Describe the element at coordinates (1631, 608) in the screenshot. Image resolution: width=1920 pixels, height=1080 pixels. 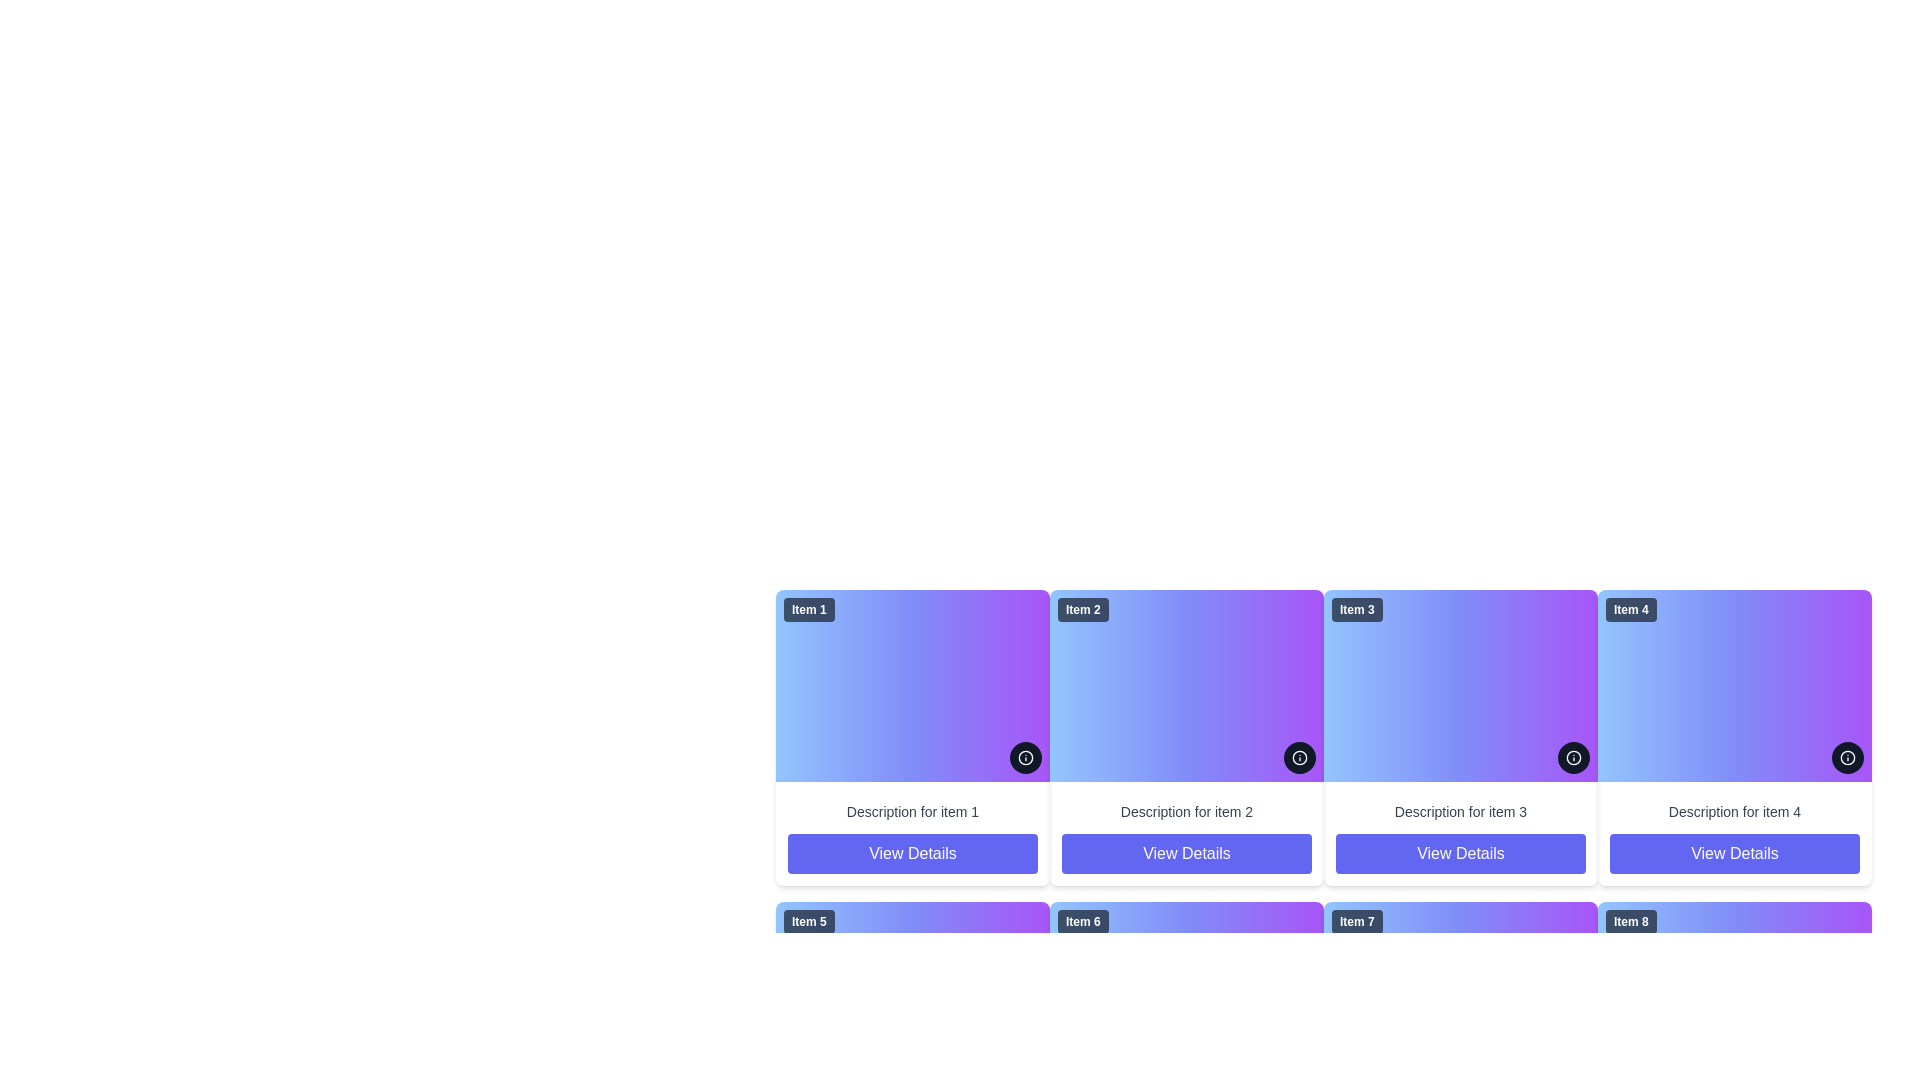
I see `the Label with the text 'Item 4', which is a small rectangular text box with rounded corners located in the top-left corner of the fourth card in a grid layout` at that location.